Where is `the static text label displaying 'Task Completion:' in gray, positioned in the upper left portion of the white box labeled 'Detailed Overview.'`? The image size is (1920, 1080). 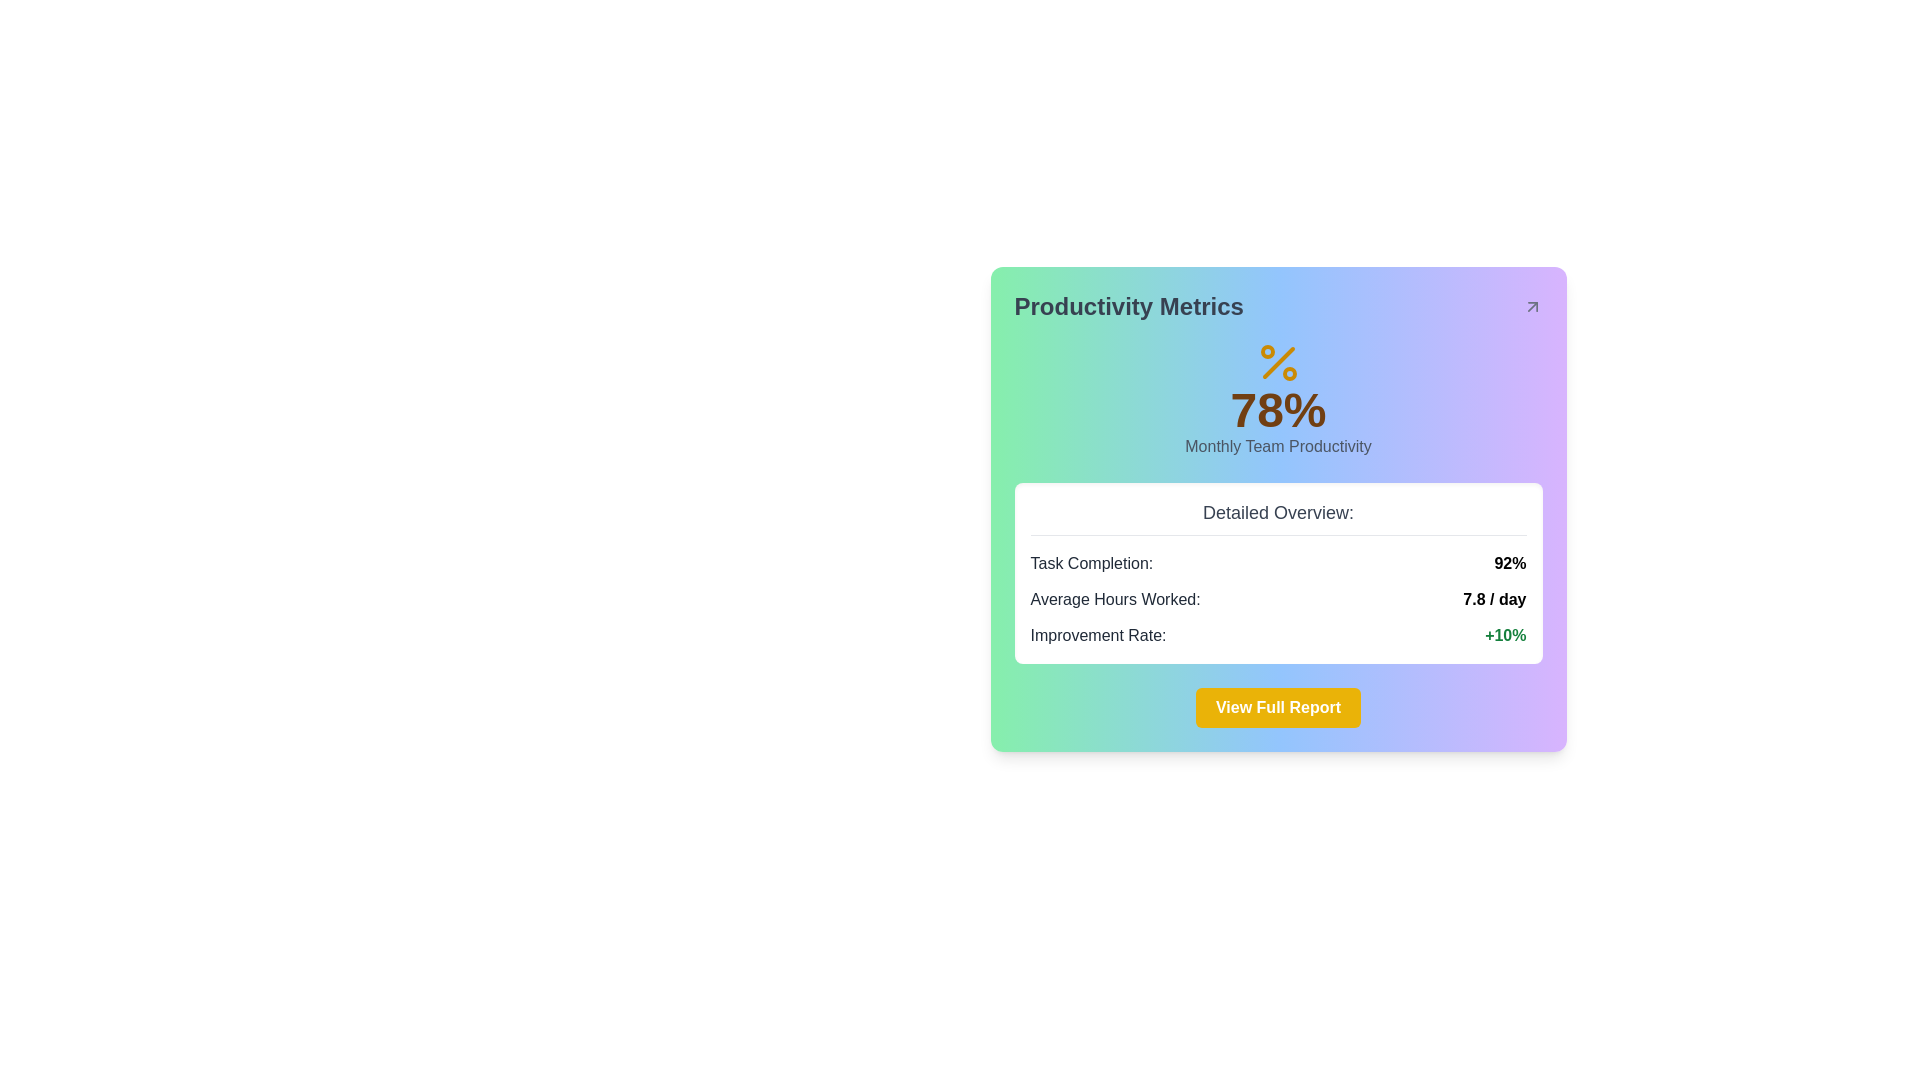
the static text label displaying 'Task Completion:' in gray, positioned in the upper left portion of the white box labeled 'Detailed Overview.' is located at coordinates (1090, 563).